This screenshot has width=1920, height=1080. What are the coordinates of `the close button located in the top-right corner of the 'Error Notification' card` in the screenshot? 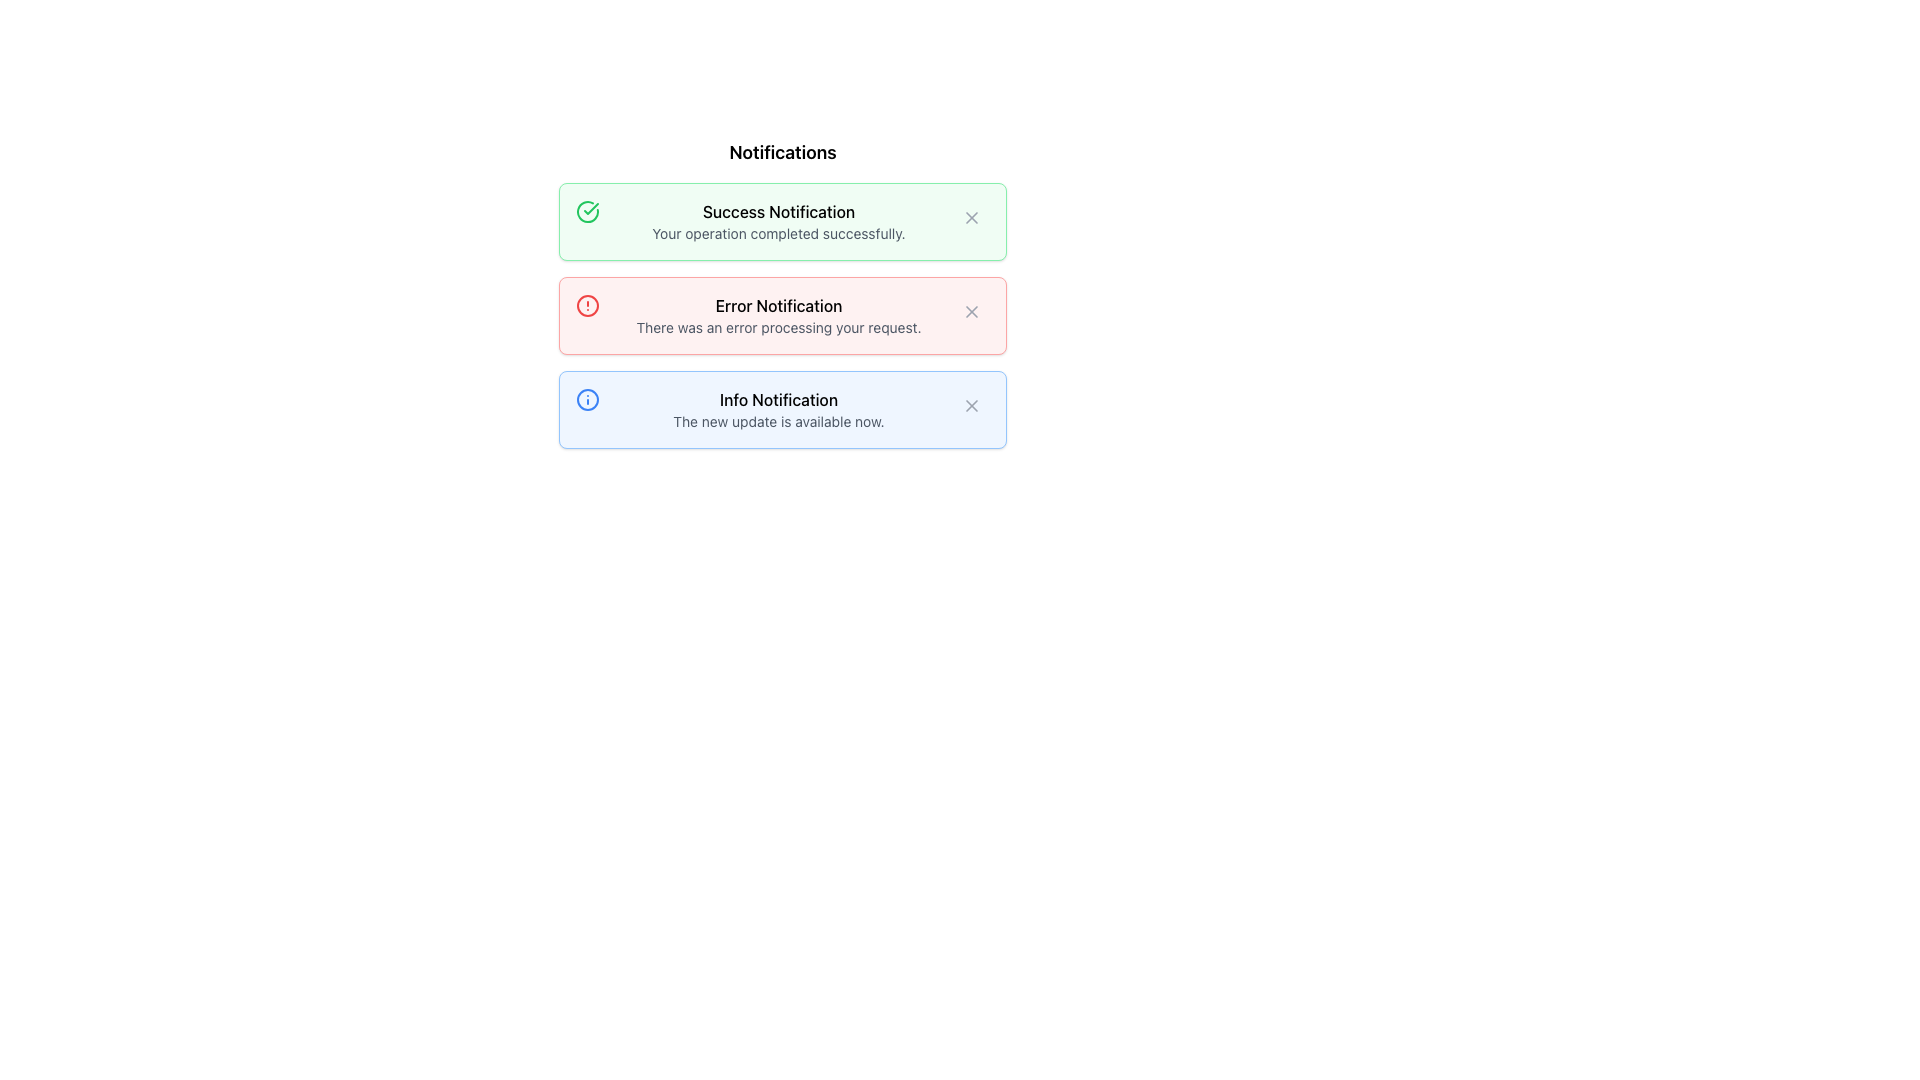 It's located at (971, 312).